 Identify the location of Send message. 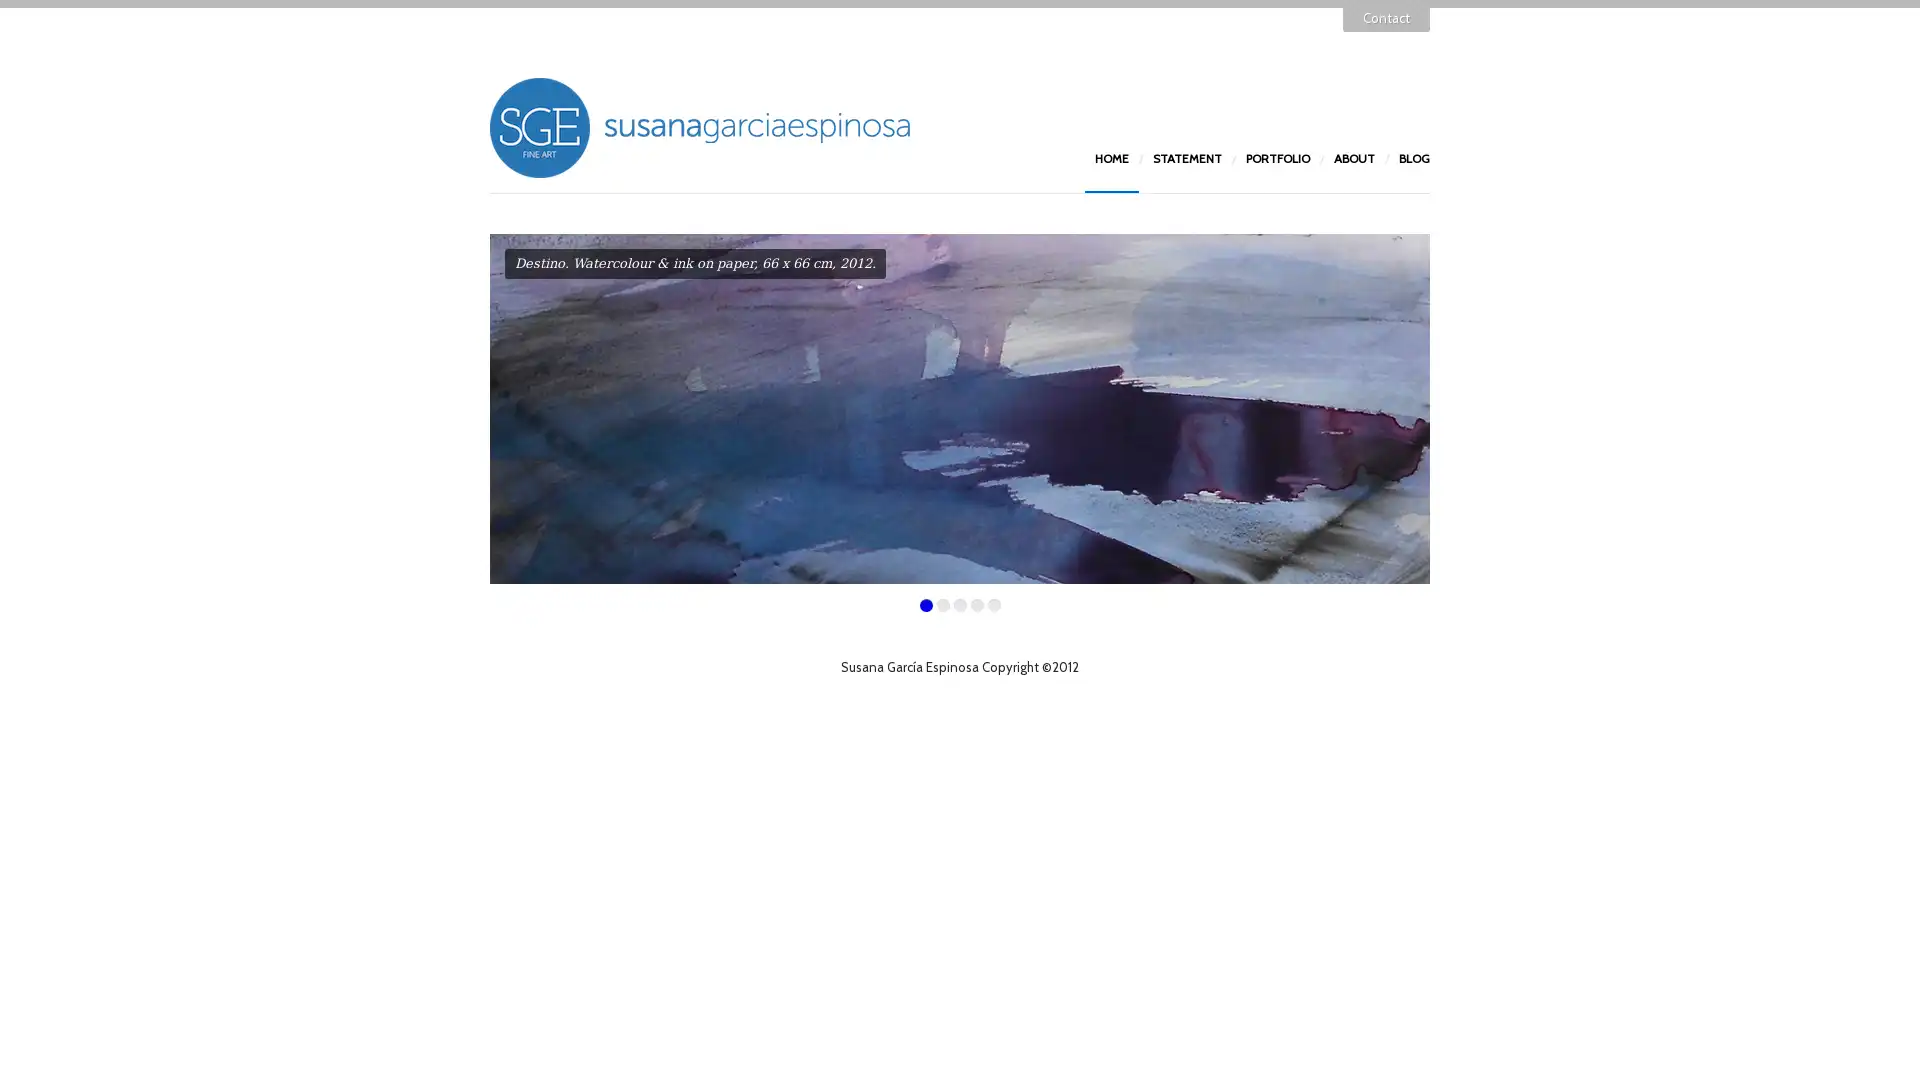
(862, 331).